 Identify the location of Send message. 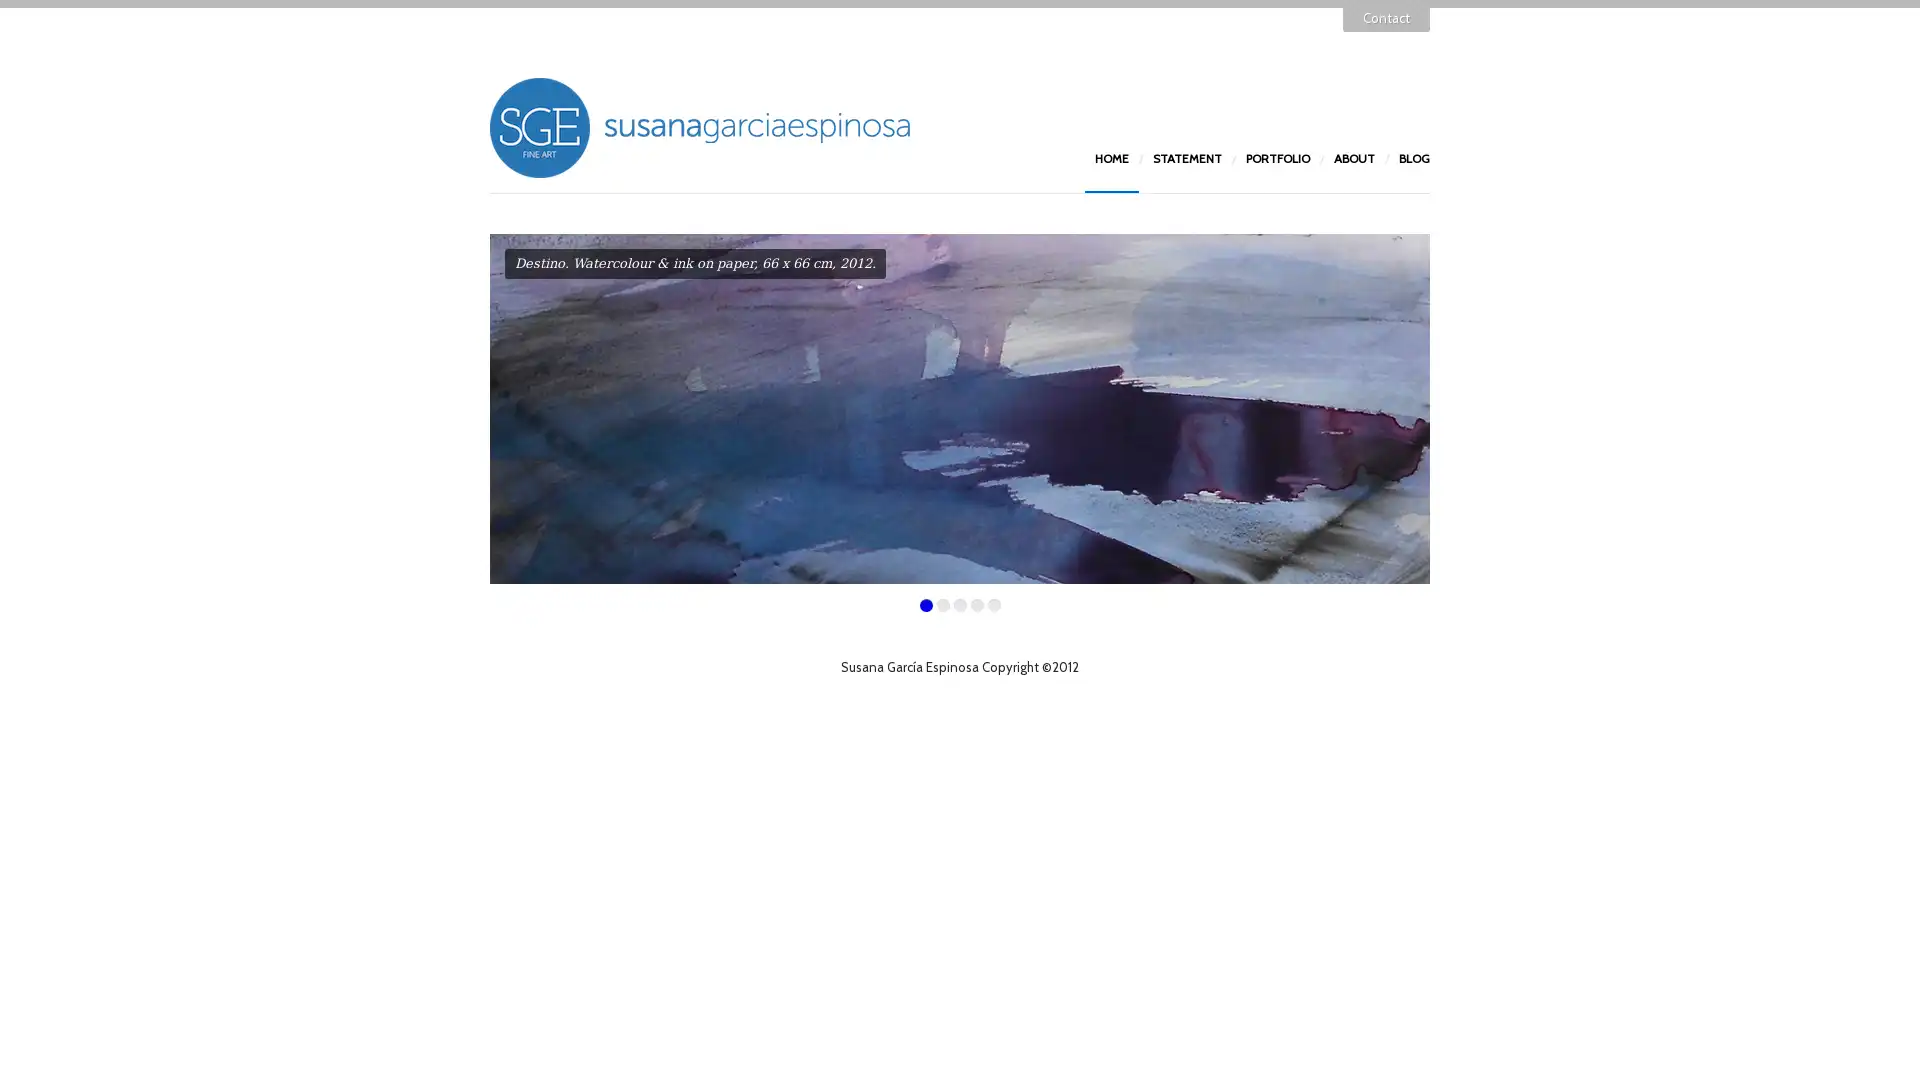
(862, 331).